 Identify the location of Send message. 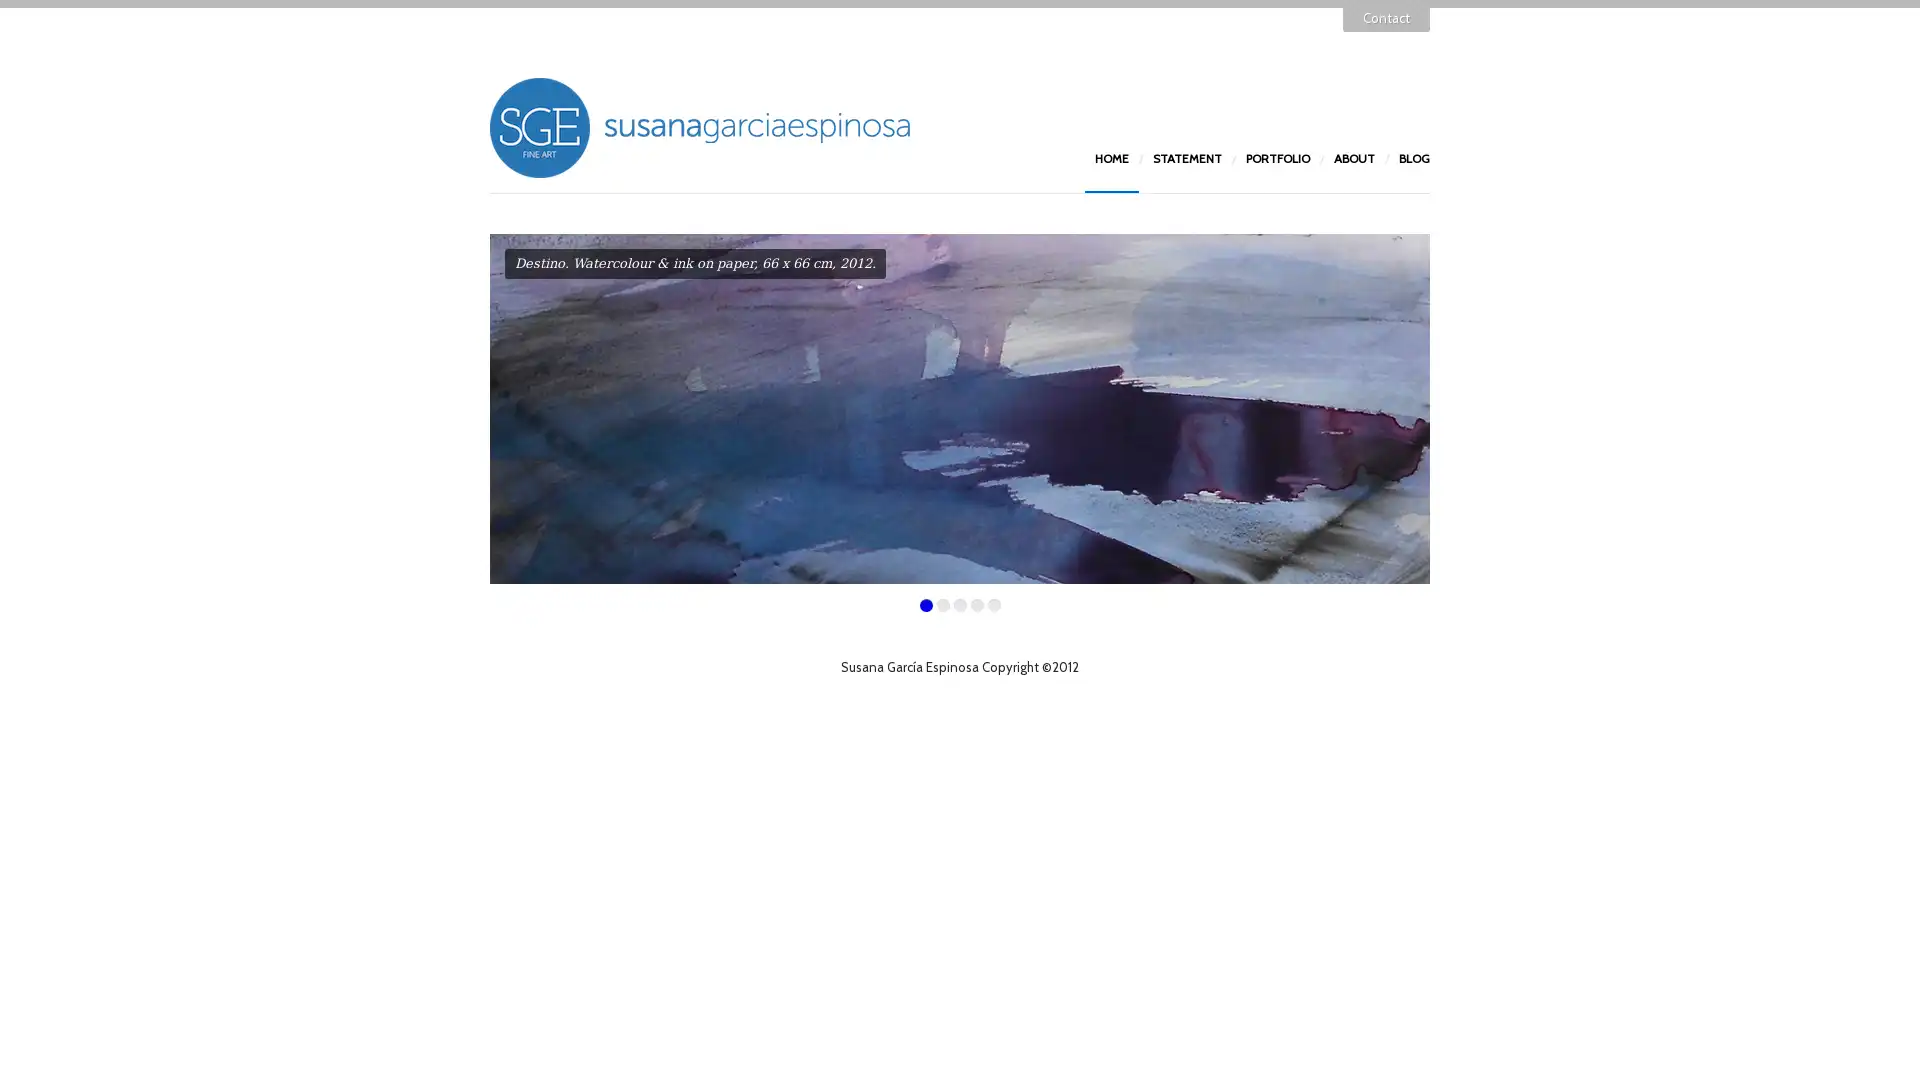
(862, 331).